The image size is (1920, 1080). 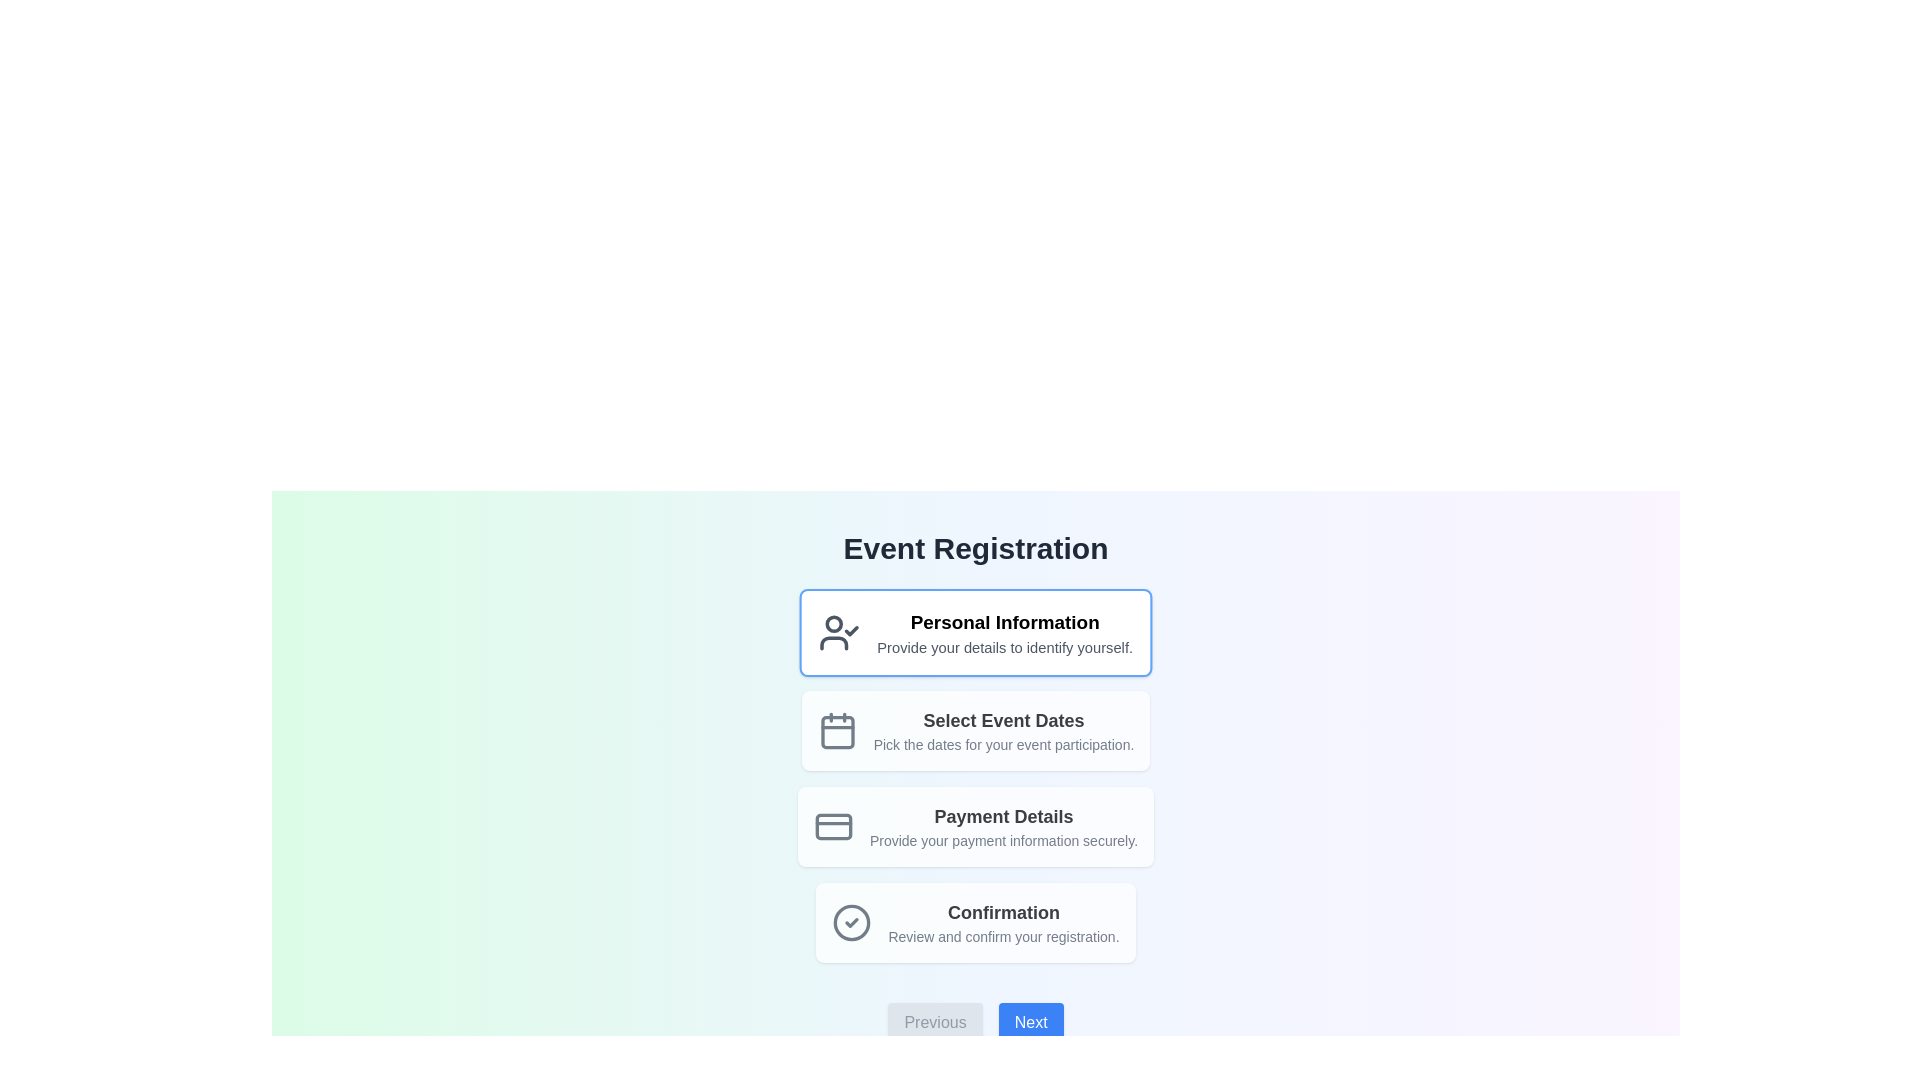 I want to click on the 'Confirmation' icon, which is the leftmost component in the confirmation section of the registration process, so click(x=852, y=922).